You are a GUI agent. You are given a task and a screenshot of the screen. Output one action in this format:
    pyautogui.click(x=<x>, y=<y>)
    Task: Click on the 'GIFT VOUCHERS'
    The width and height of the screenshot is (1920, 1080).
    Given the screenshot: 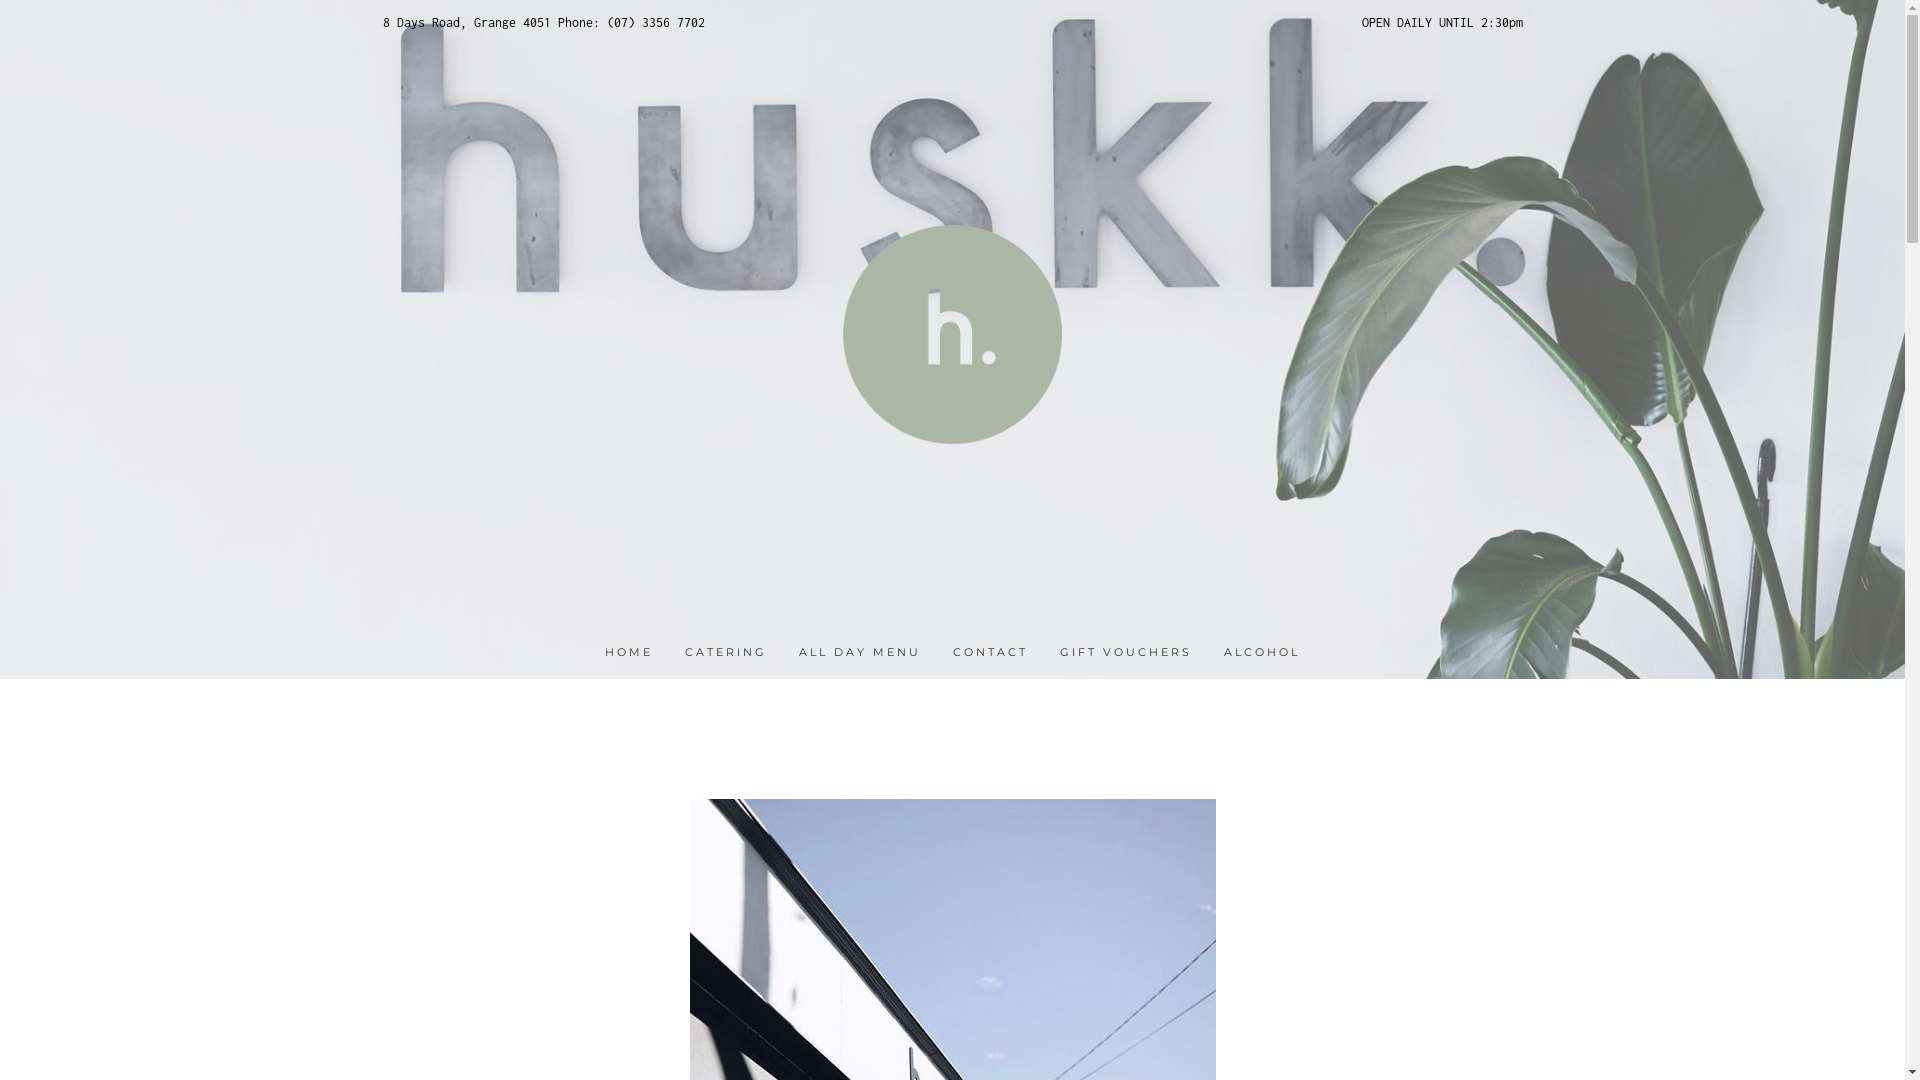 What is the action you would take?
    pyautogui.click(x=1126, y=653)
    